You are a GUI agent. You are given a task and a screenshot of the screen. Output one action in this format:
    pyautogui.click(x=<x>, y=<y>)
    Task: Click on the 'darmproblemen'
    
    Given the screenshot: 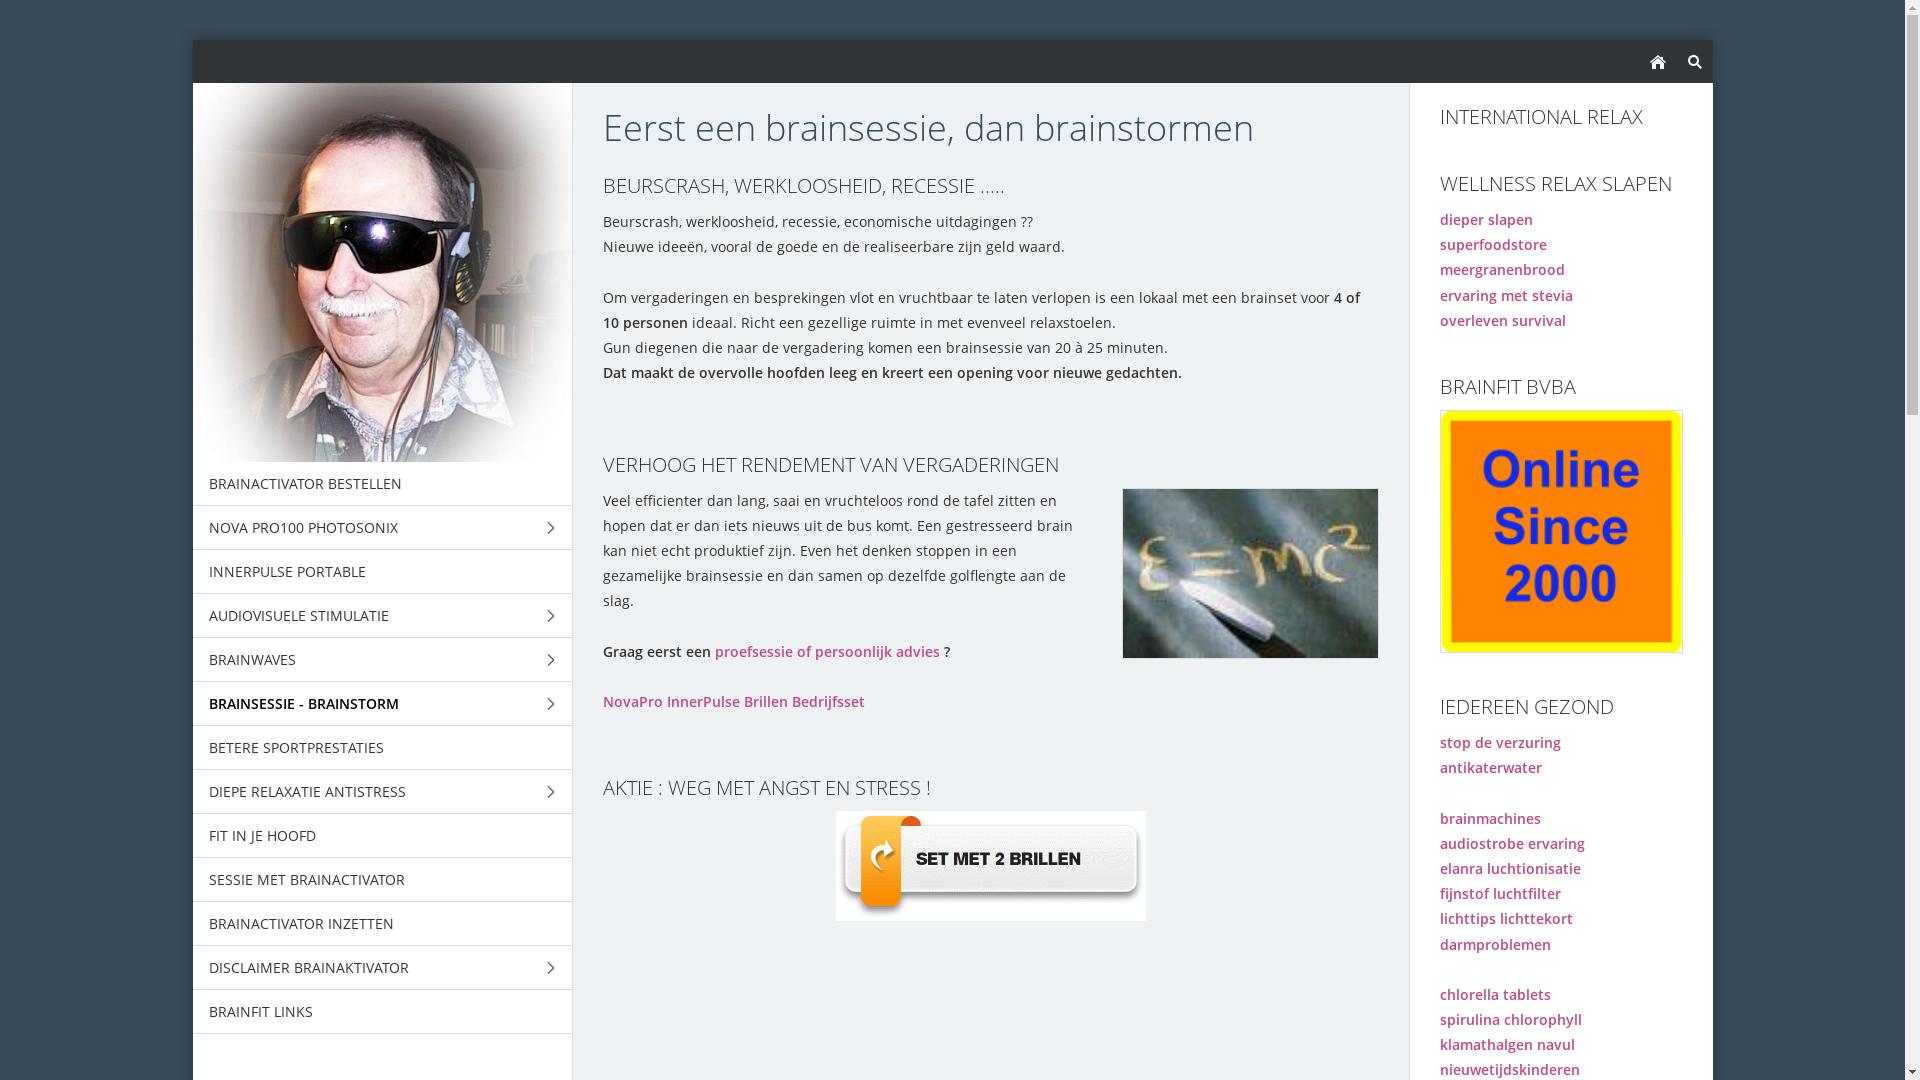 What is the action you would take?
    pyautogui.click(x=1495, y=944)
    